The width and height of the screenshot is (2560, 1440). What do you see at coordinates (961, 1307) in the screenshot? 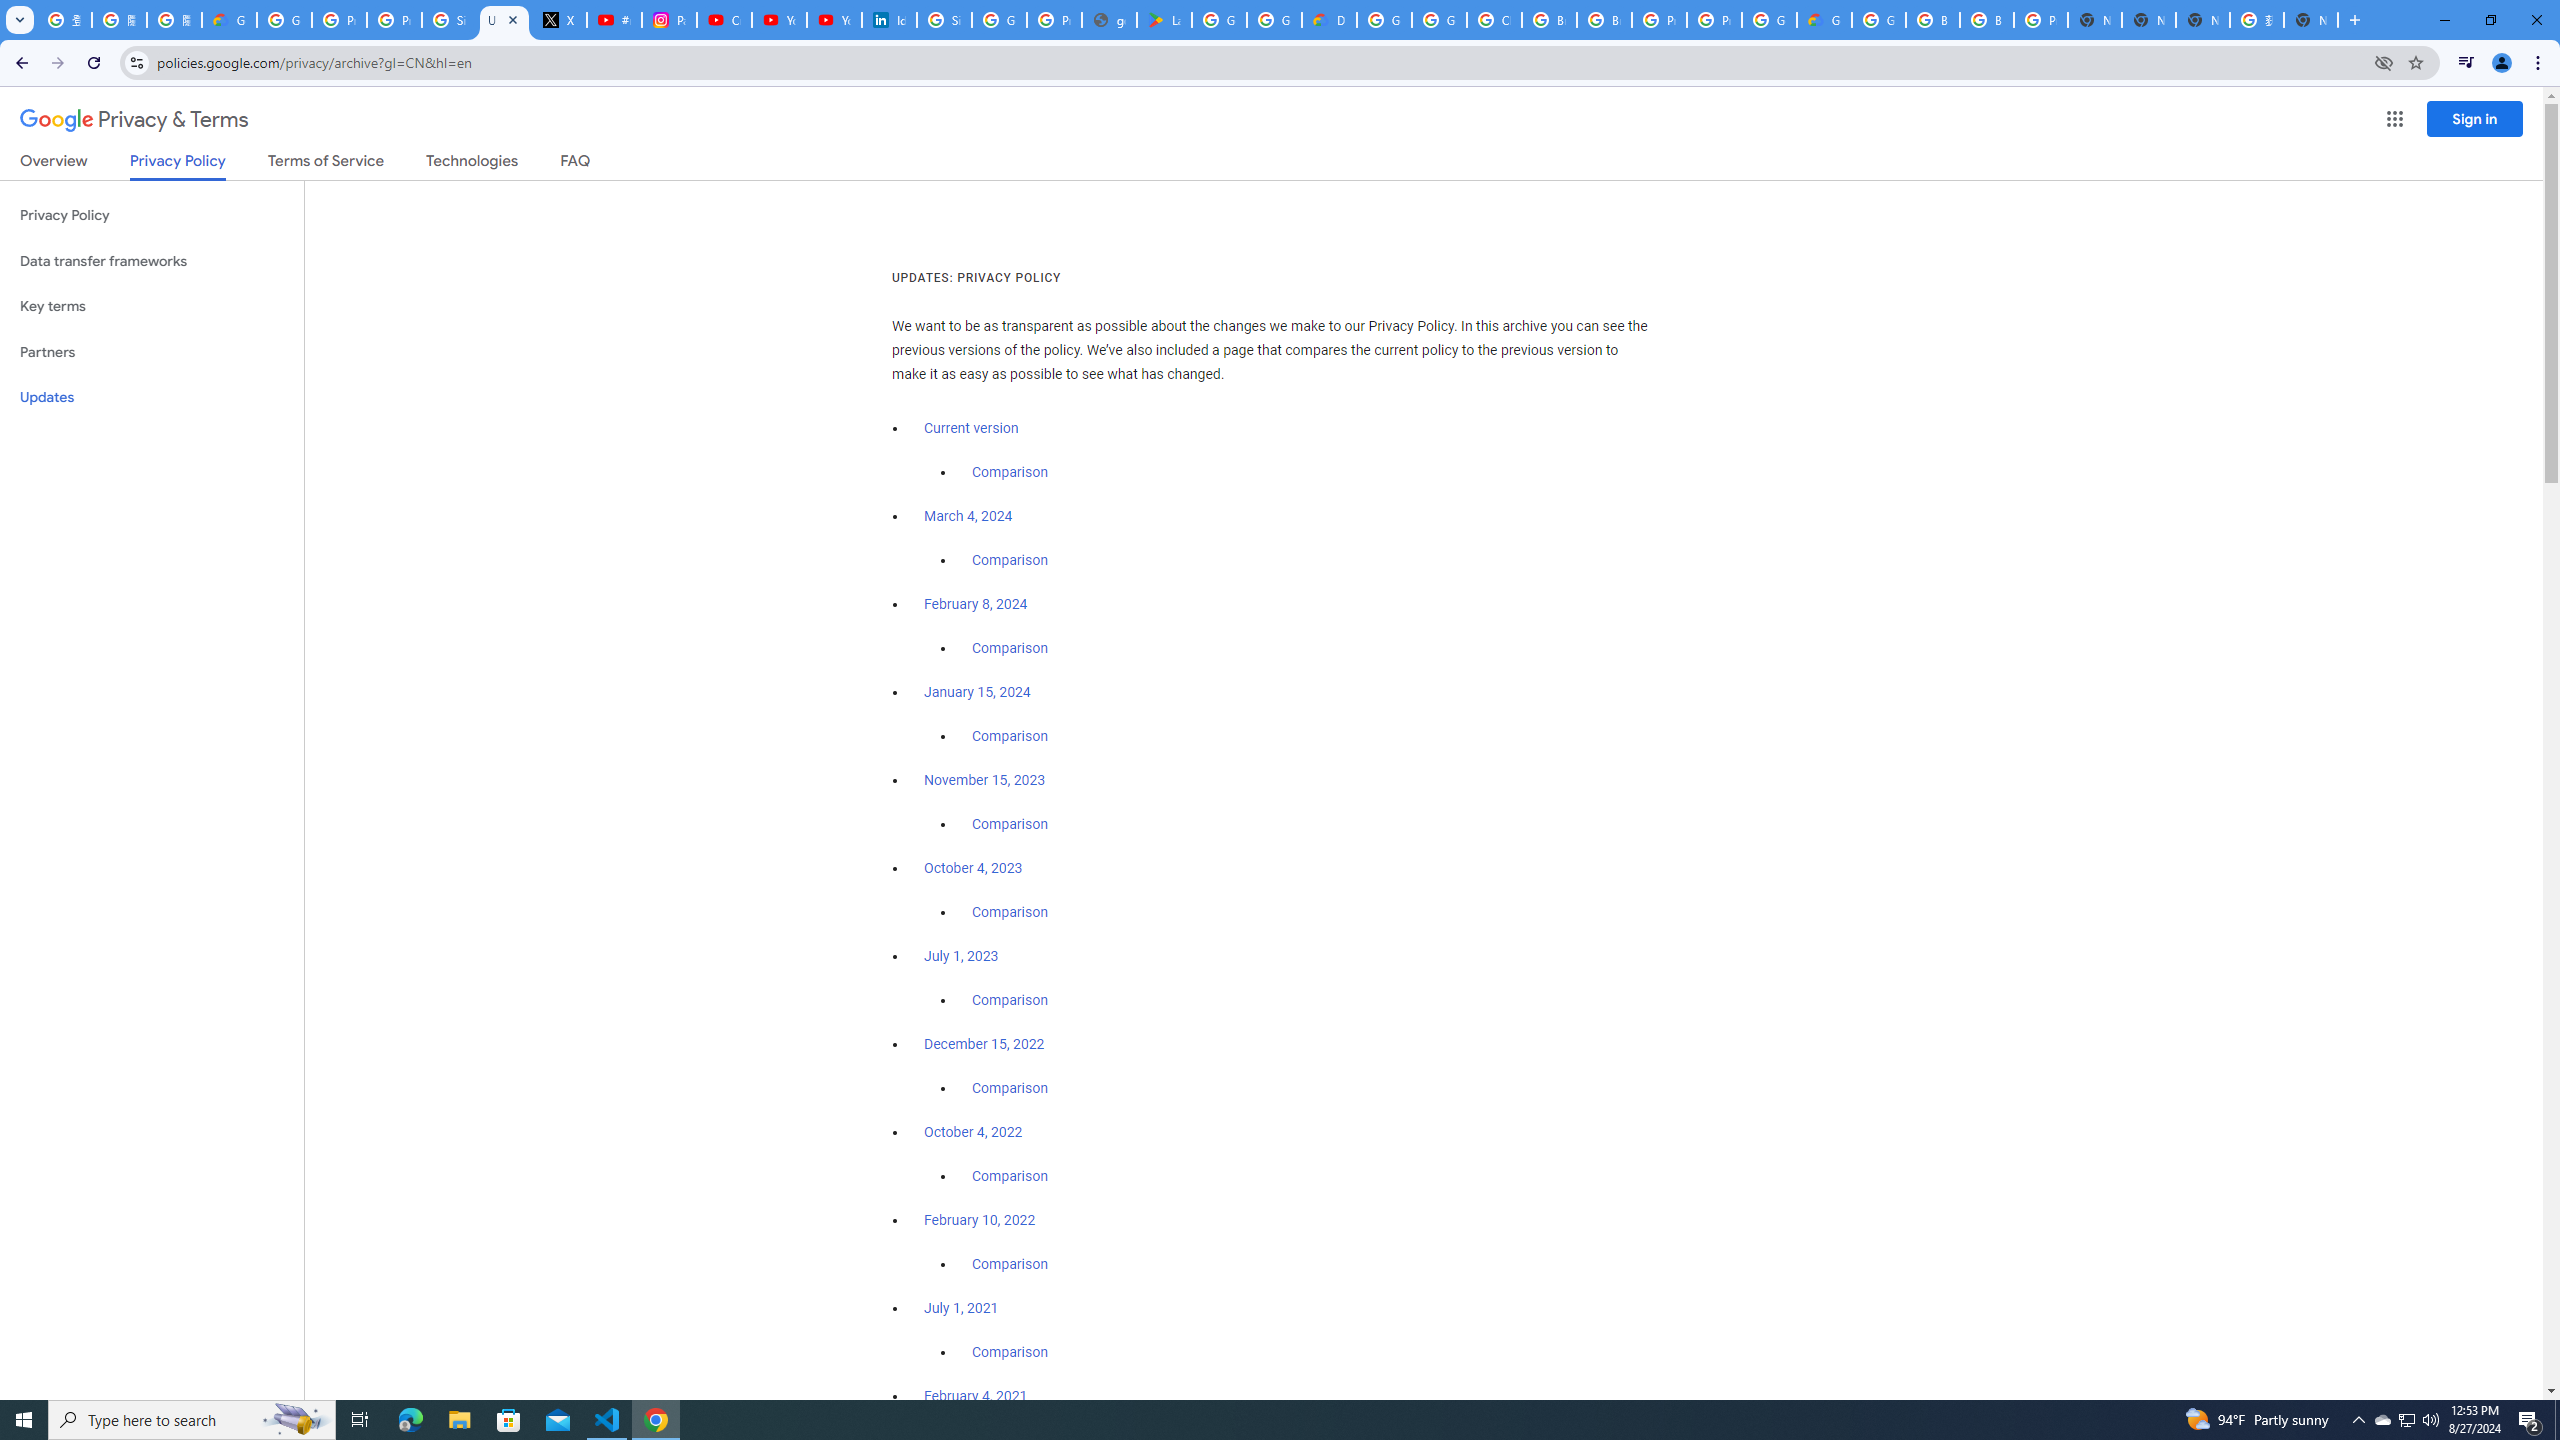
I see `'July 1, 2021'` at bounding box center [961, 1307].